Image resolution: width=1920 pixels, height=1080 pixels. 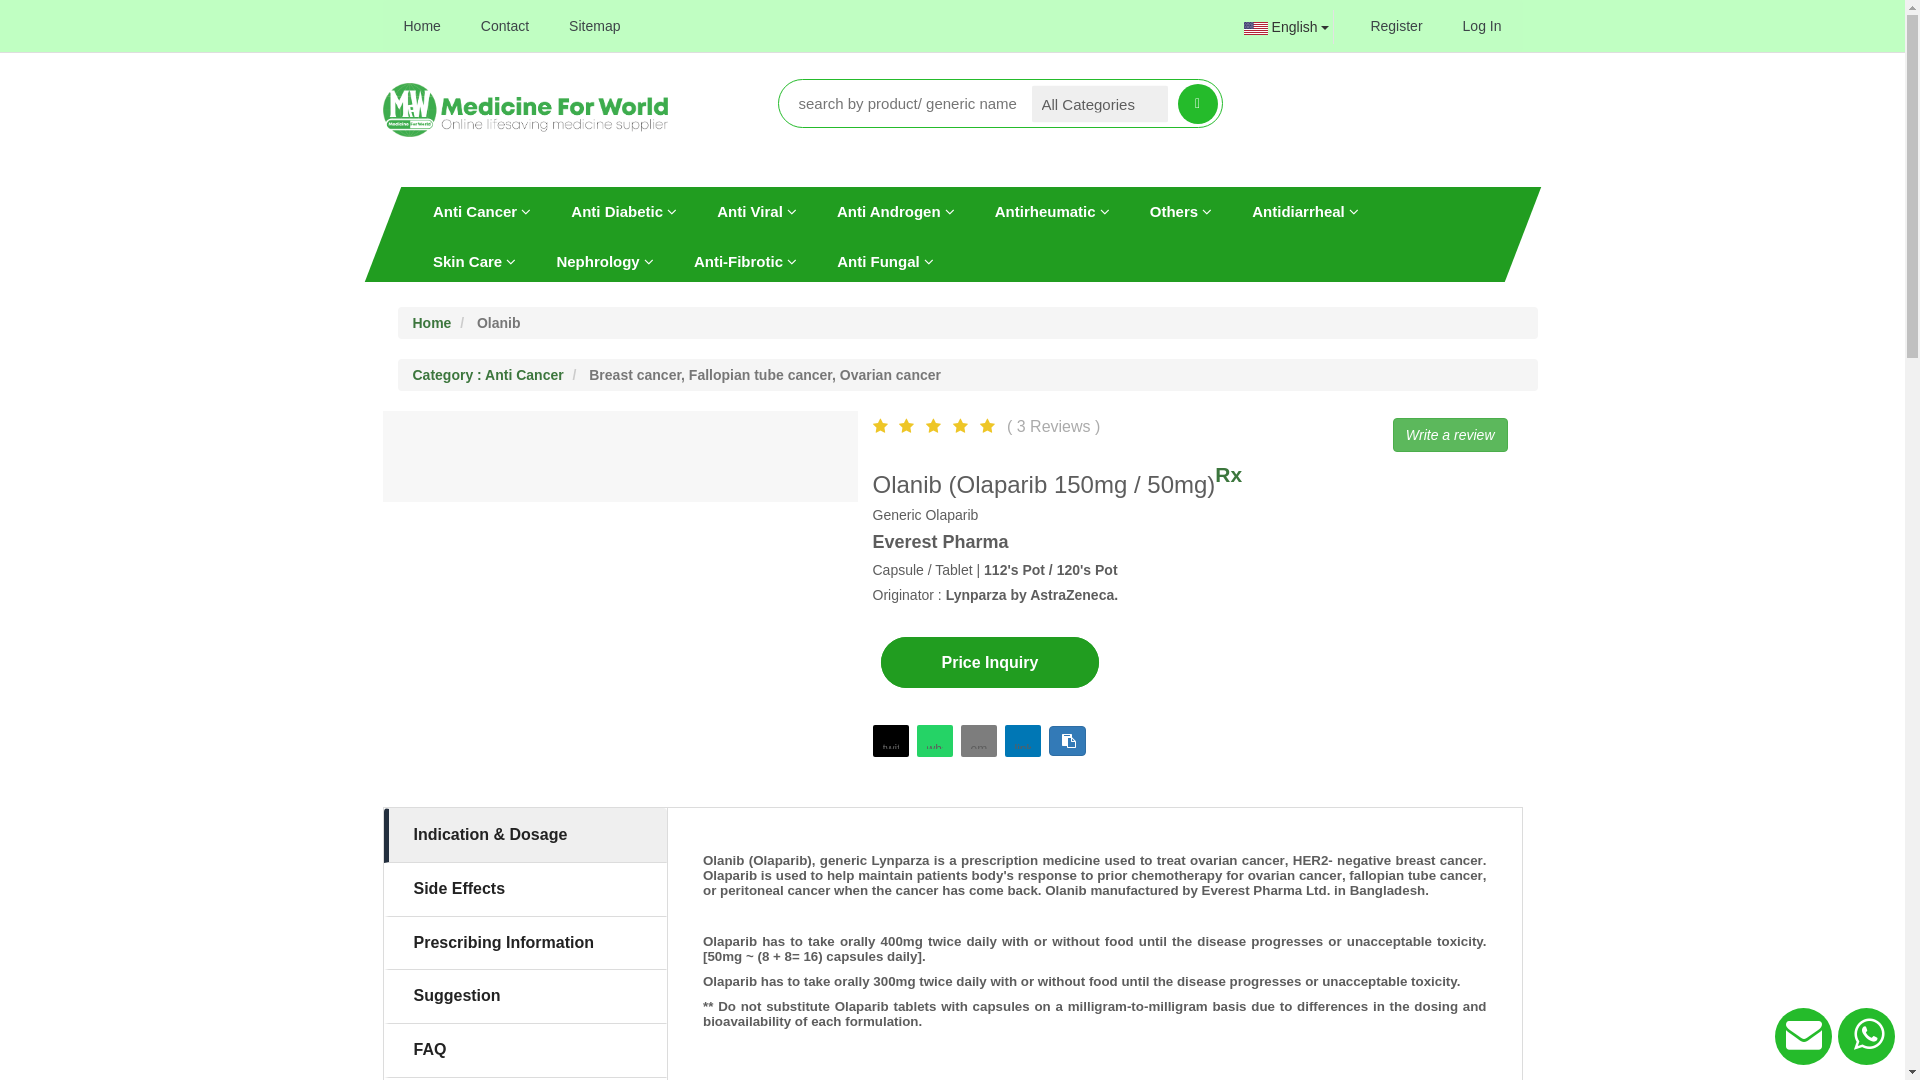 I want to click on 'Anti Androgen', so click(x=893, y=211).